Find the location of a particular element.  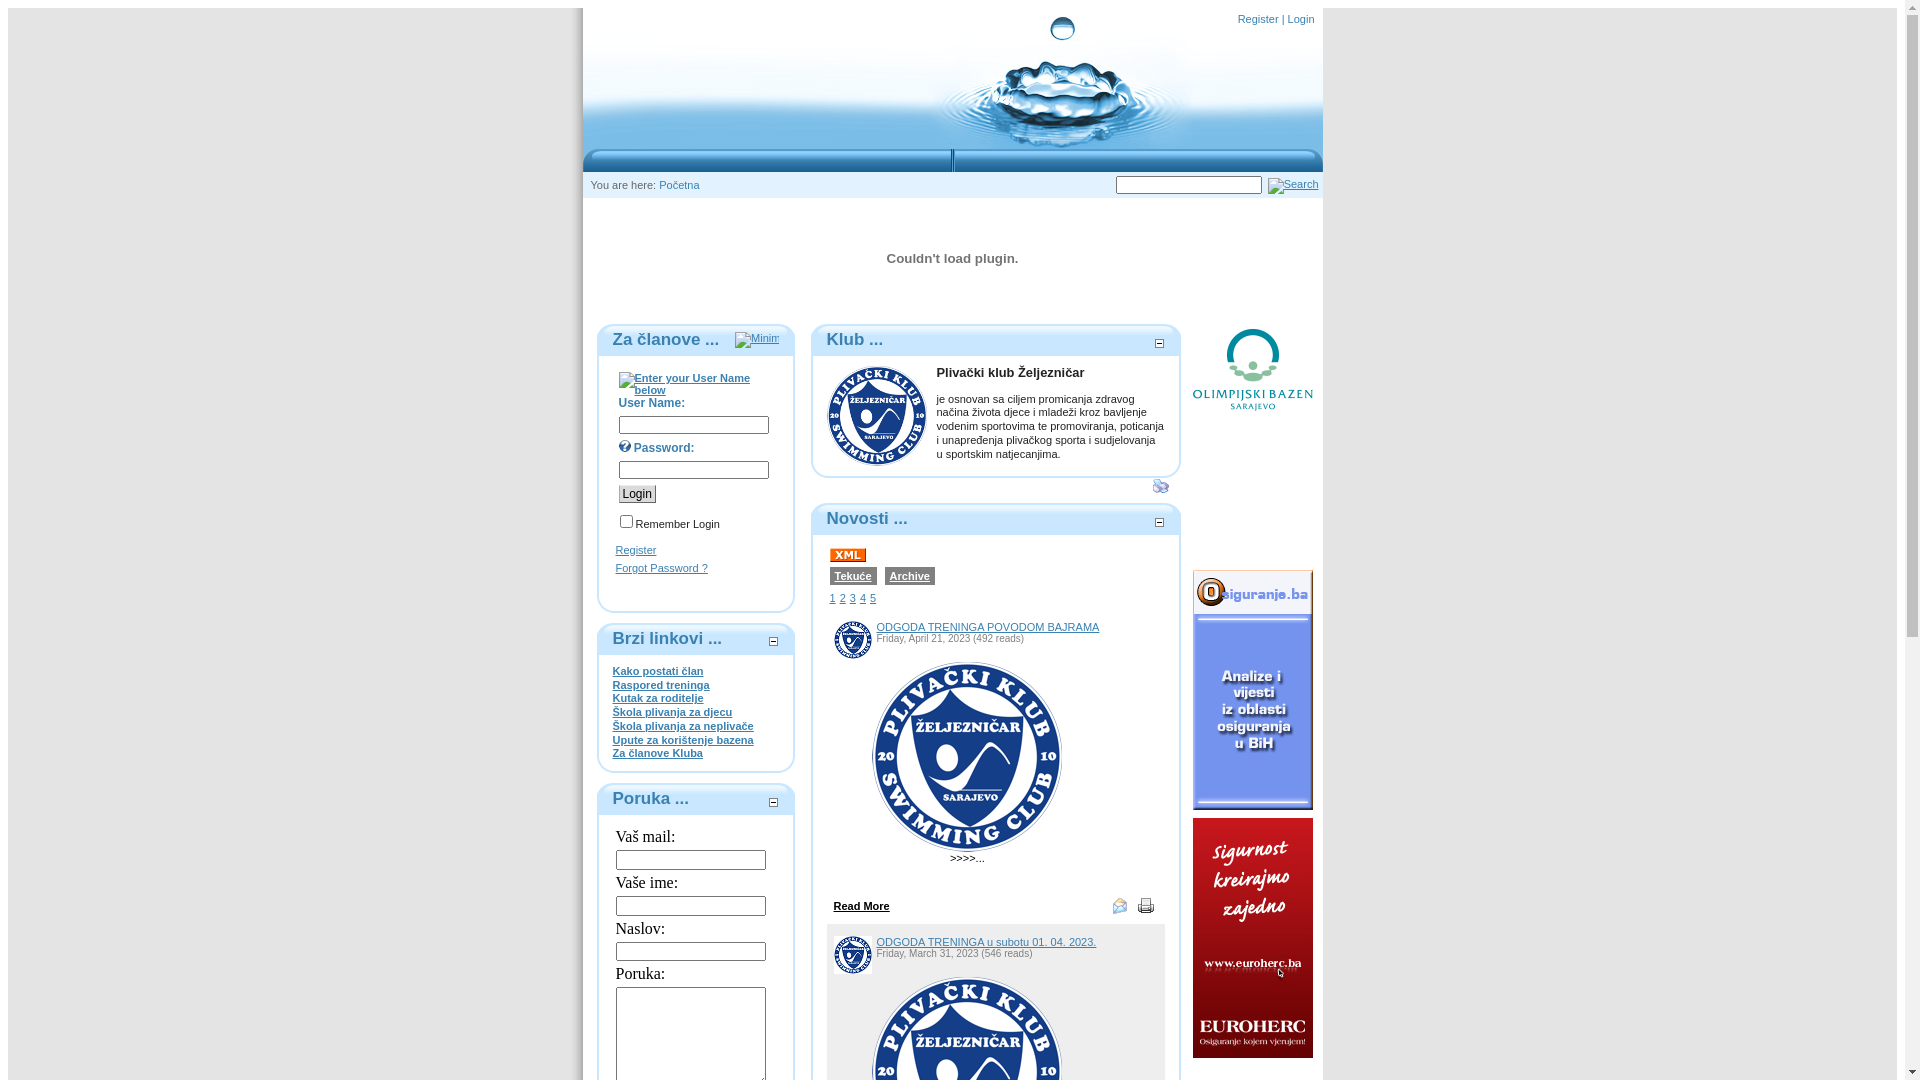

'2' is located at coordinates (843, 596).